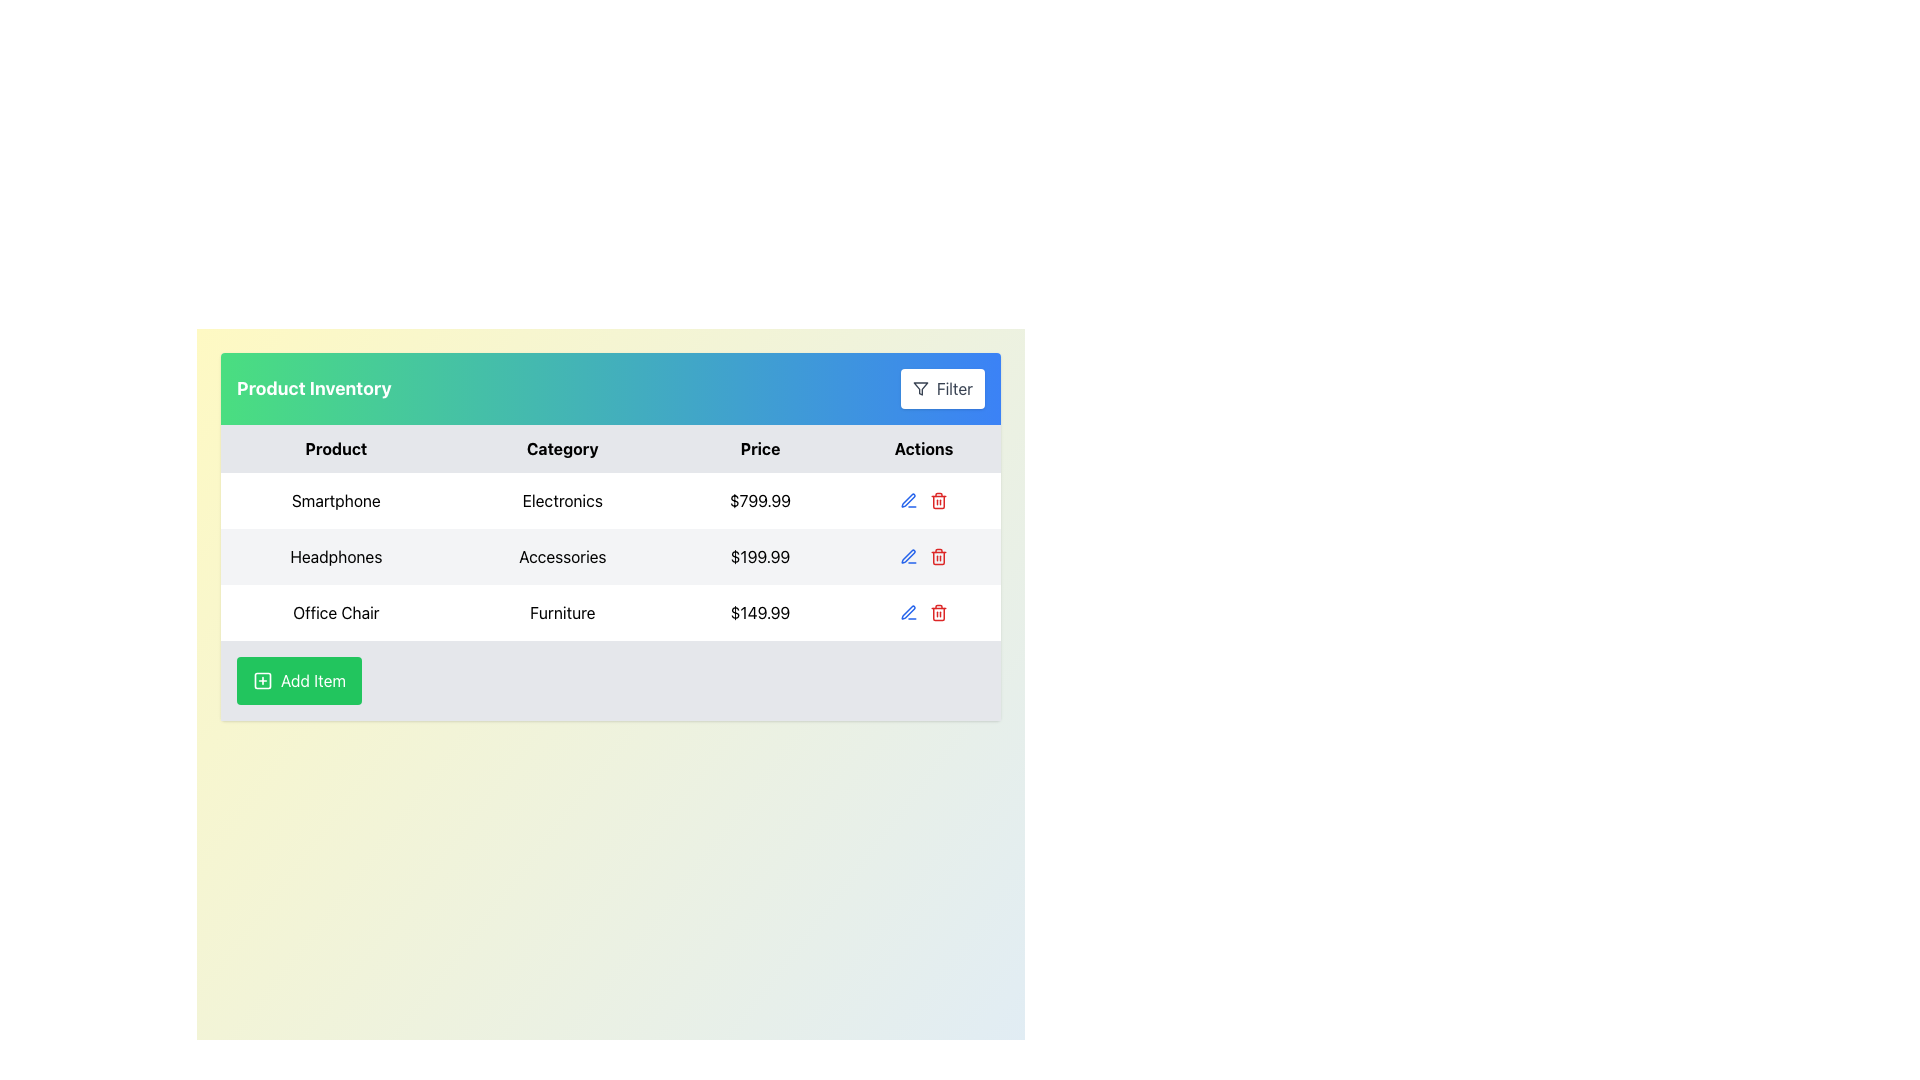 This screenshot has width=1920, height=1080. Describe the element at coordinates (609, 535) in the screenshot. I see `the table cell` at that location.